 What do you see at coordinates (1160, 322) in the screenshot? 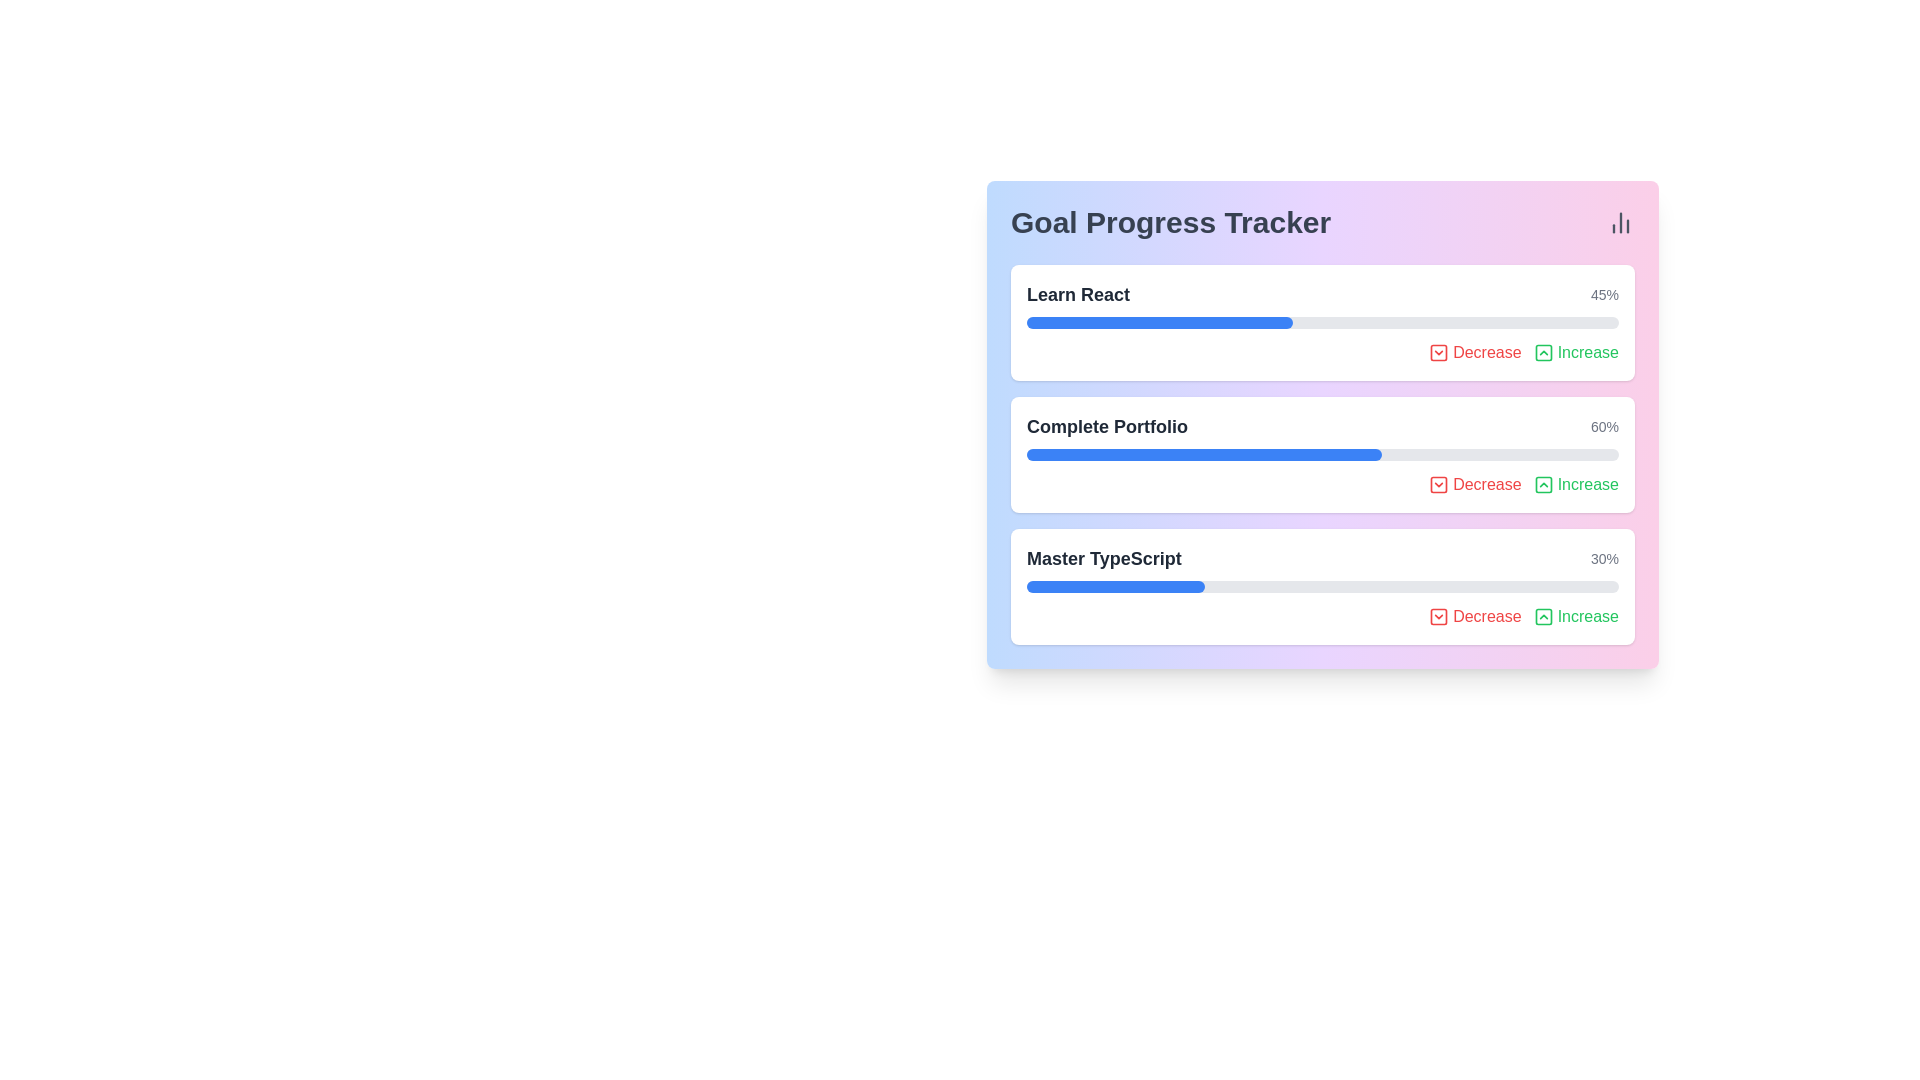
I see `the Progress Bar Segment indicating the current progress of the 'Learn React' goal in the Goal Progress Tracker panel` at bounding box center [1160, 322].